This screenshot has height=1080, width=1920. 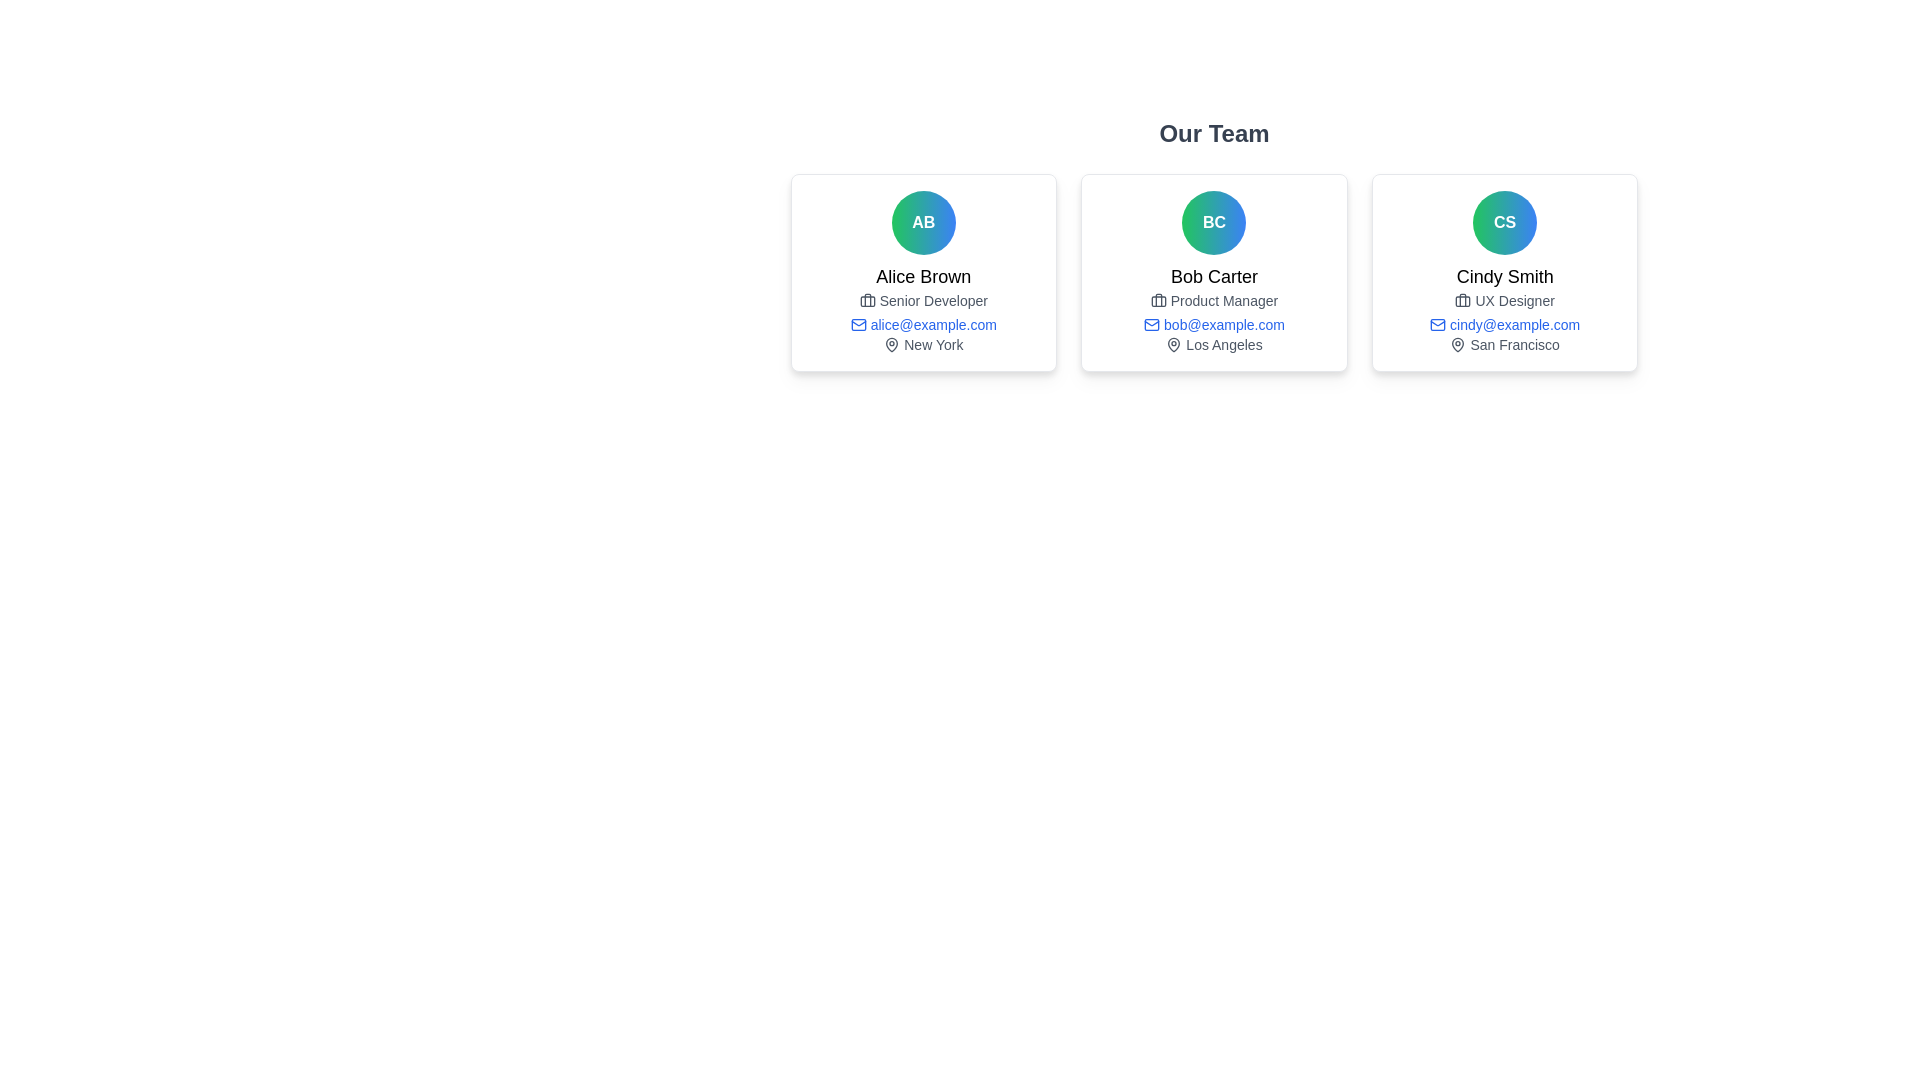 What do you see at coordinates (922, 223) in the screenshot?
I see `the circular Profile Badge with a gradient background and the initials 'AB', located at the top-center of the card containing the name 'Alice Brown'` at bounding box center [922, 223].